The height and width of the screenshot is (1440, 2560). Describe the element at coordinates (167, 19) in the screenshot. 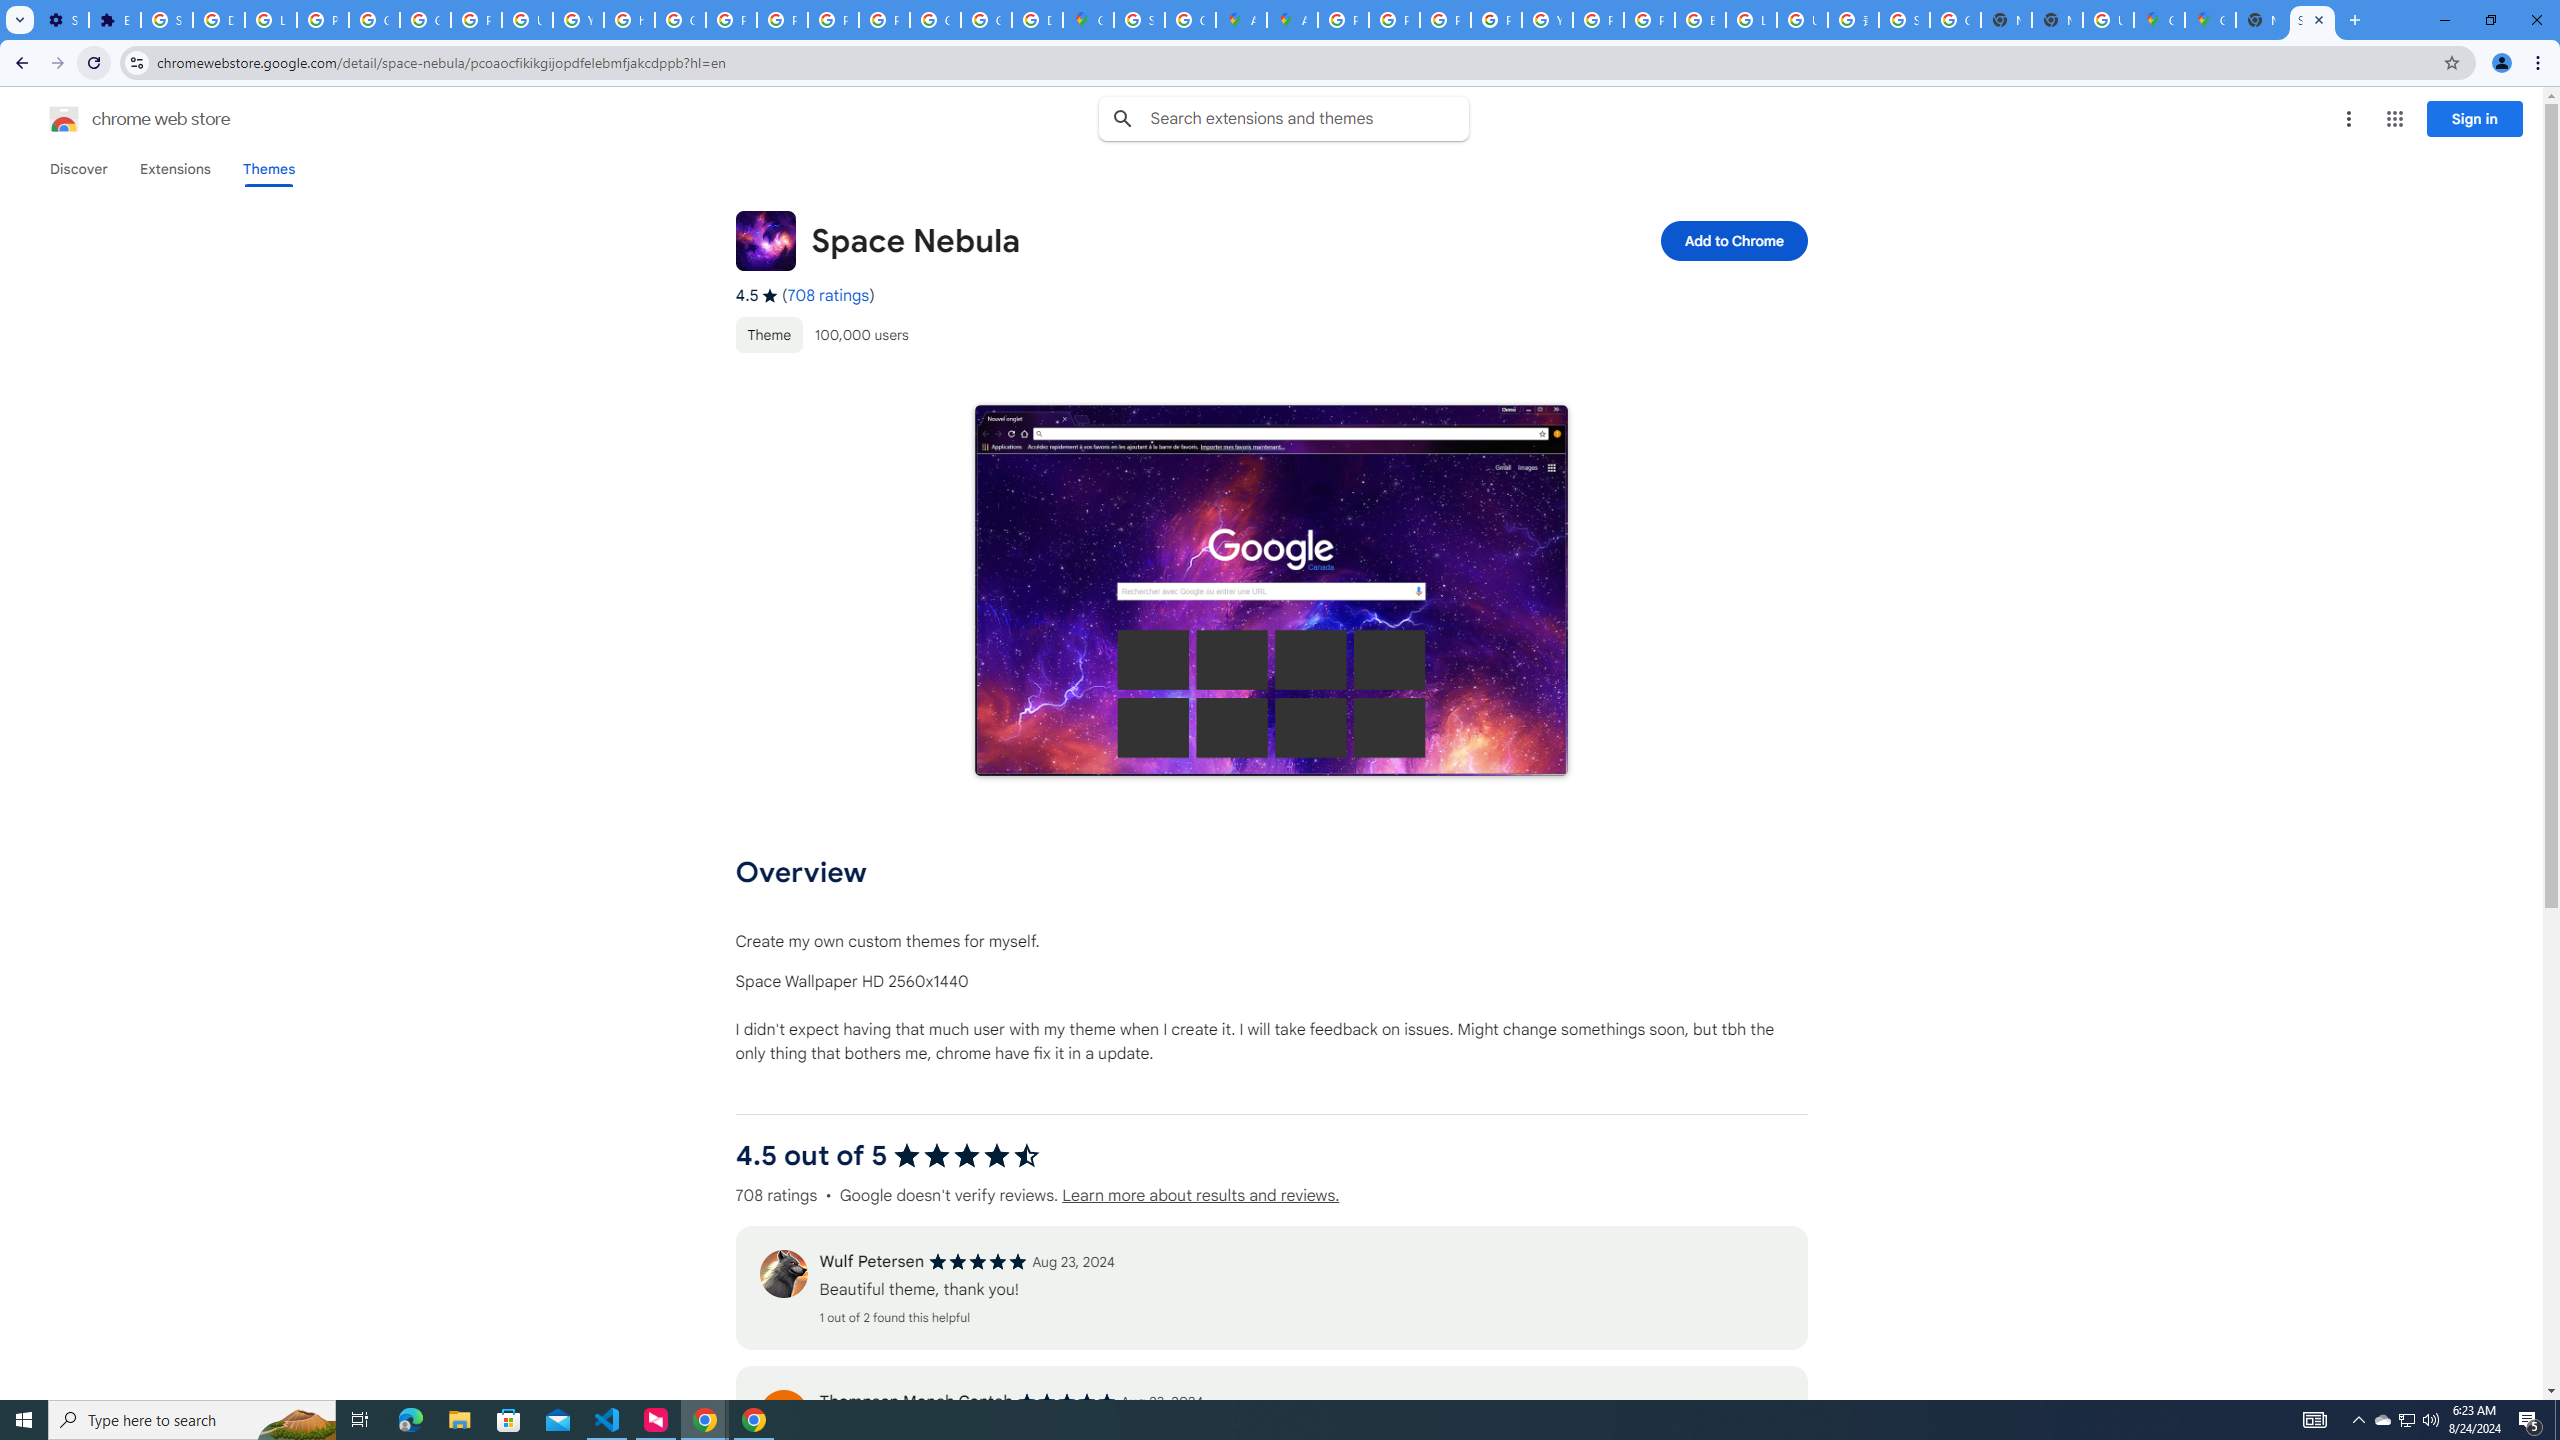

I see `'Sign in - Google Accounts'` at that location.